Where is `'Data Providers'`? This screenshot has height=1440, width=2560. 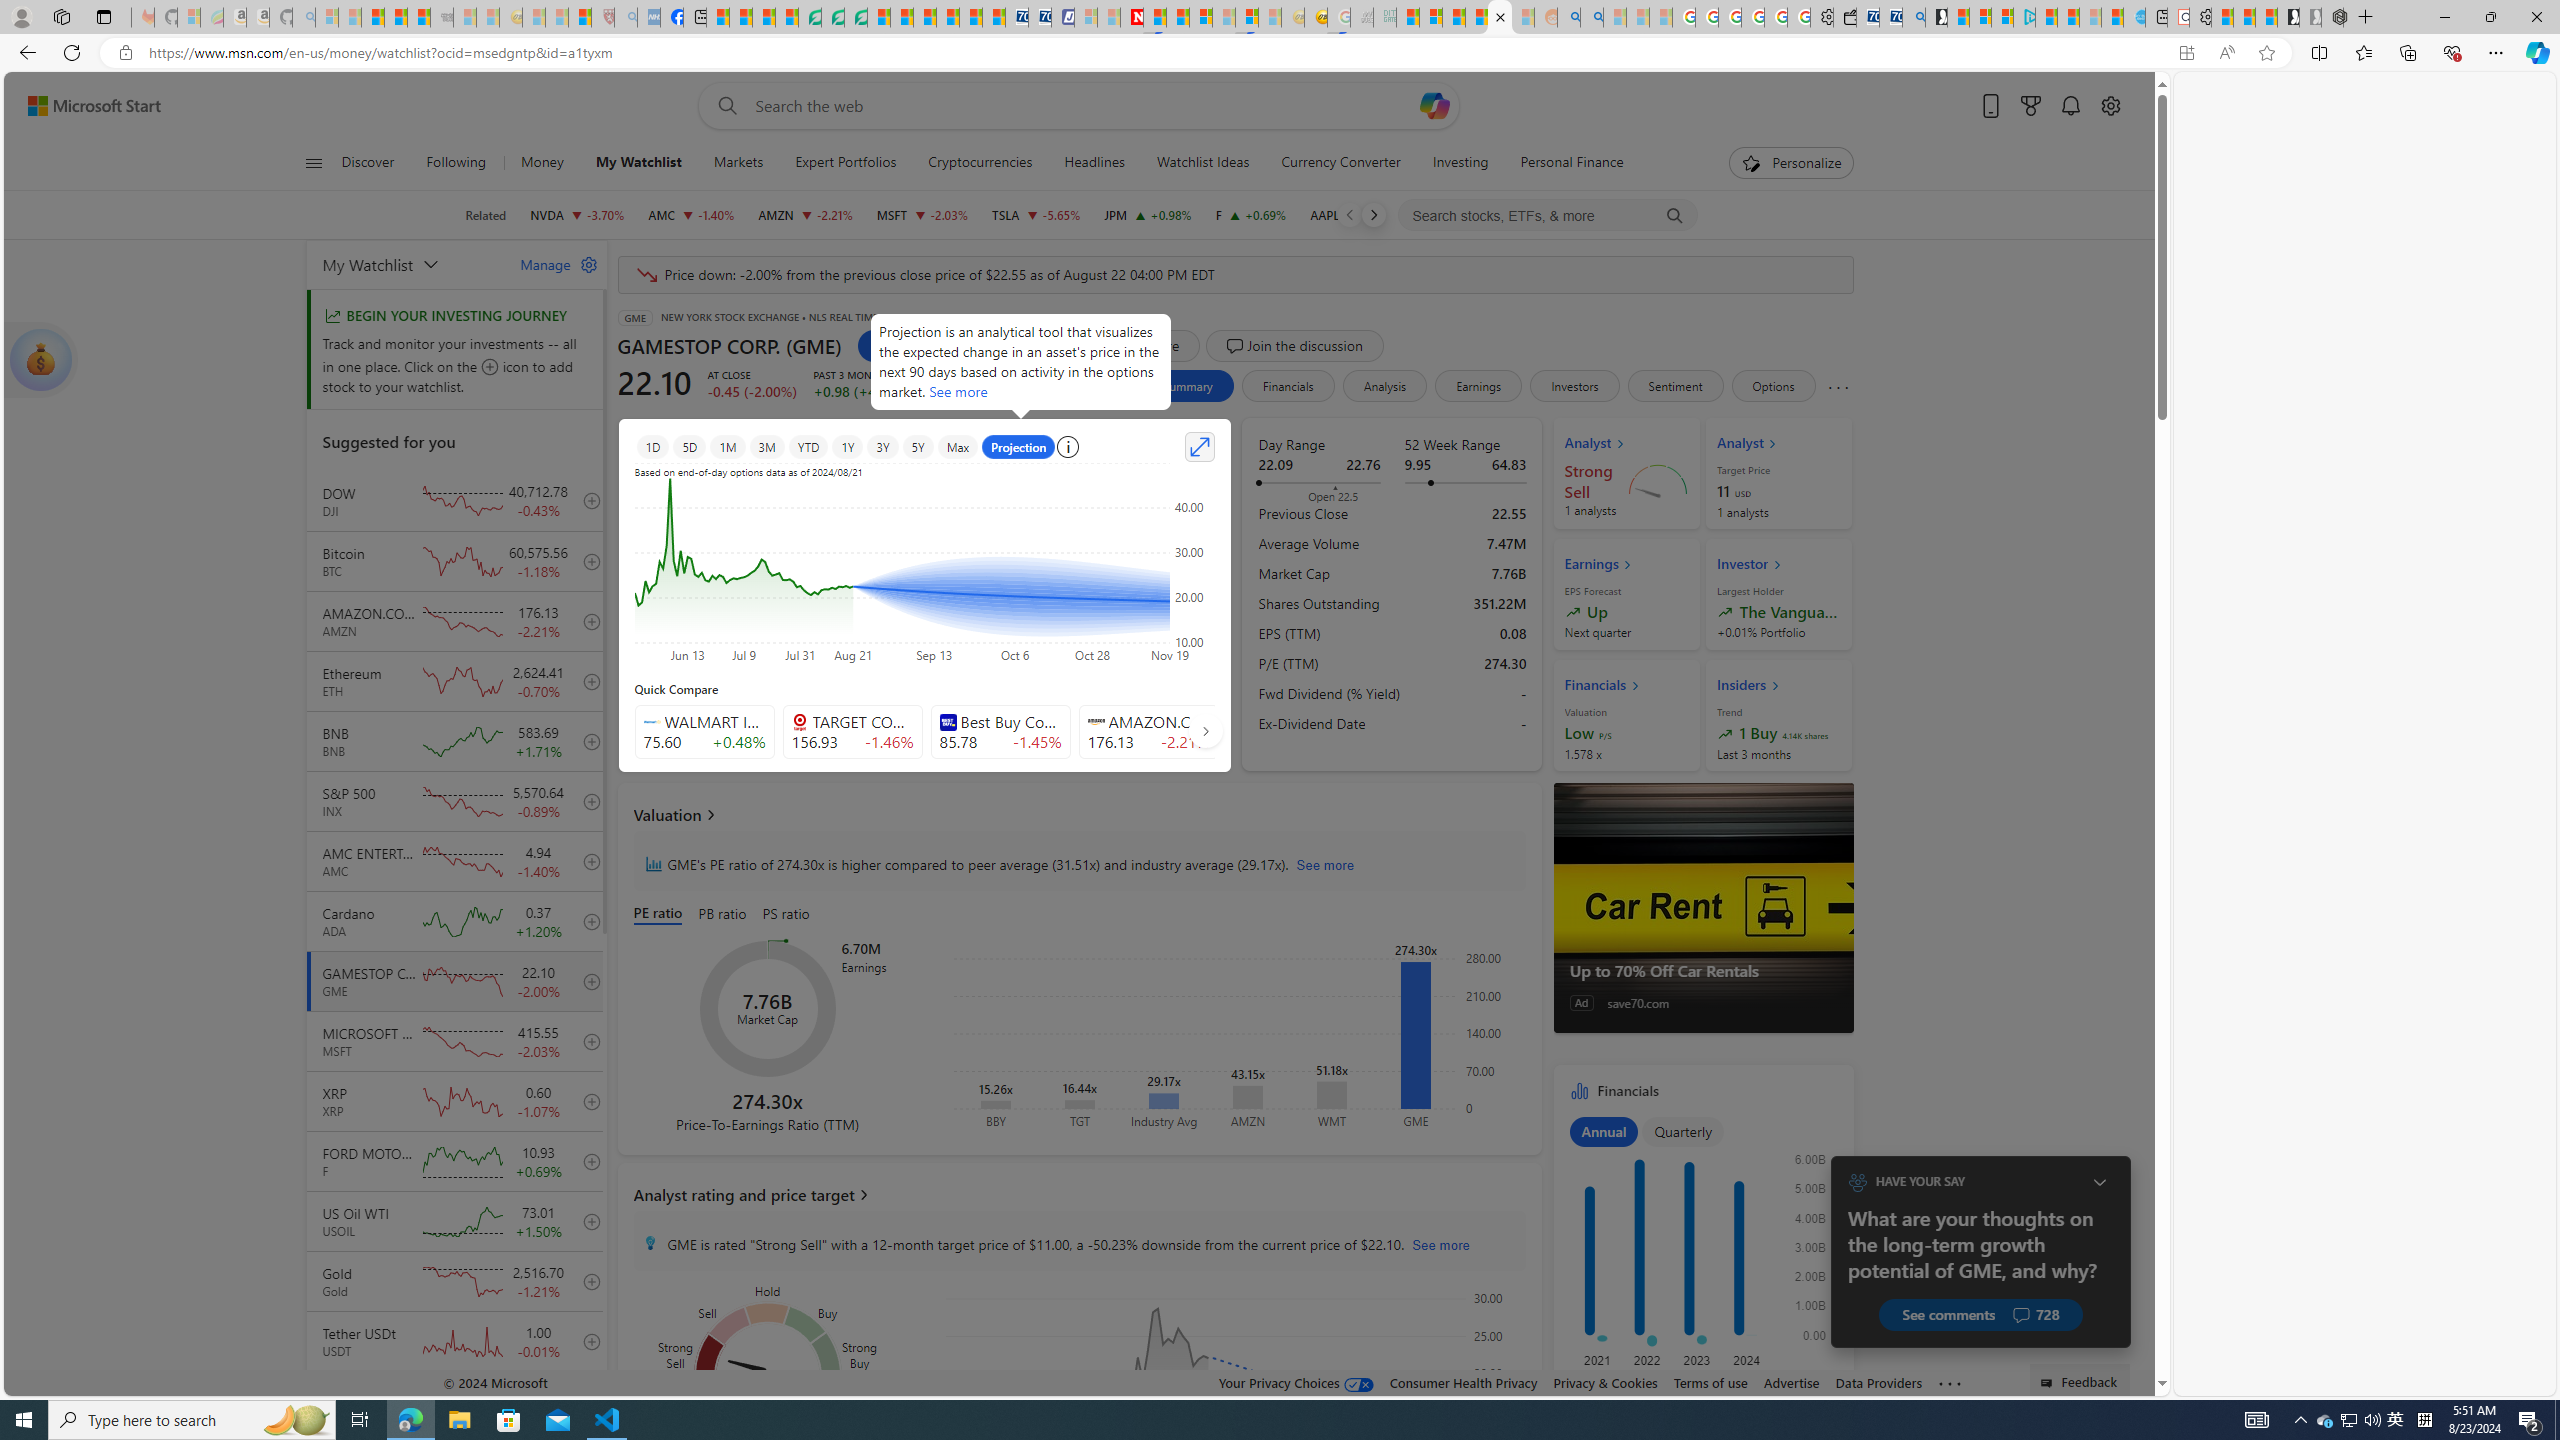 'Data Providers' is located at coordinates (1879, 1382).